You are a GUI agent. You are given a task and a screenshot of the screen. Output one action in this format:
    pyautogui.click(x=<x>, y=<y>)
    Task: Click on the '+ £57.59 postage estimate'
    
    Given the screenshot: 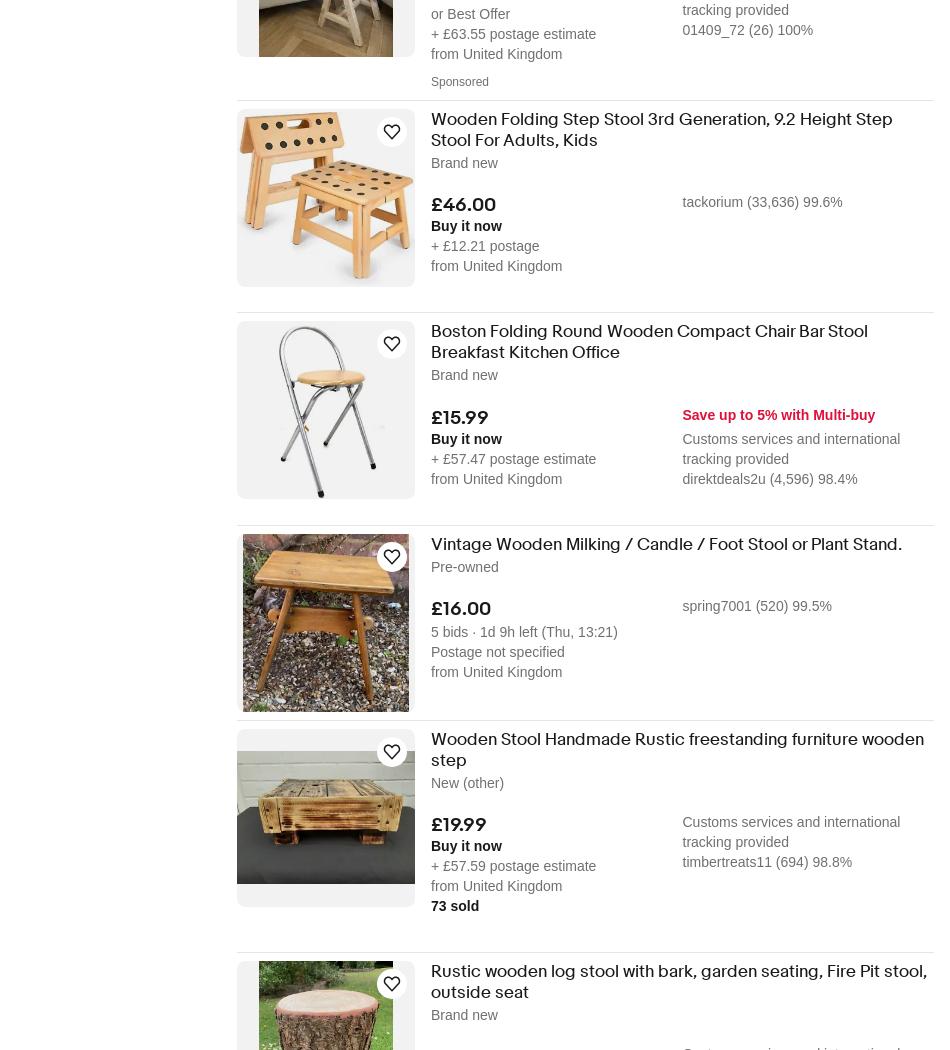 What is the action you would take?
    pyautogui.click(x=513, y=863)
    